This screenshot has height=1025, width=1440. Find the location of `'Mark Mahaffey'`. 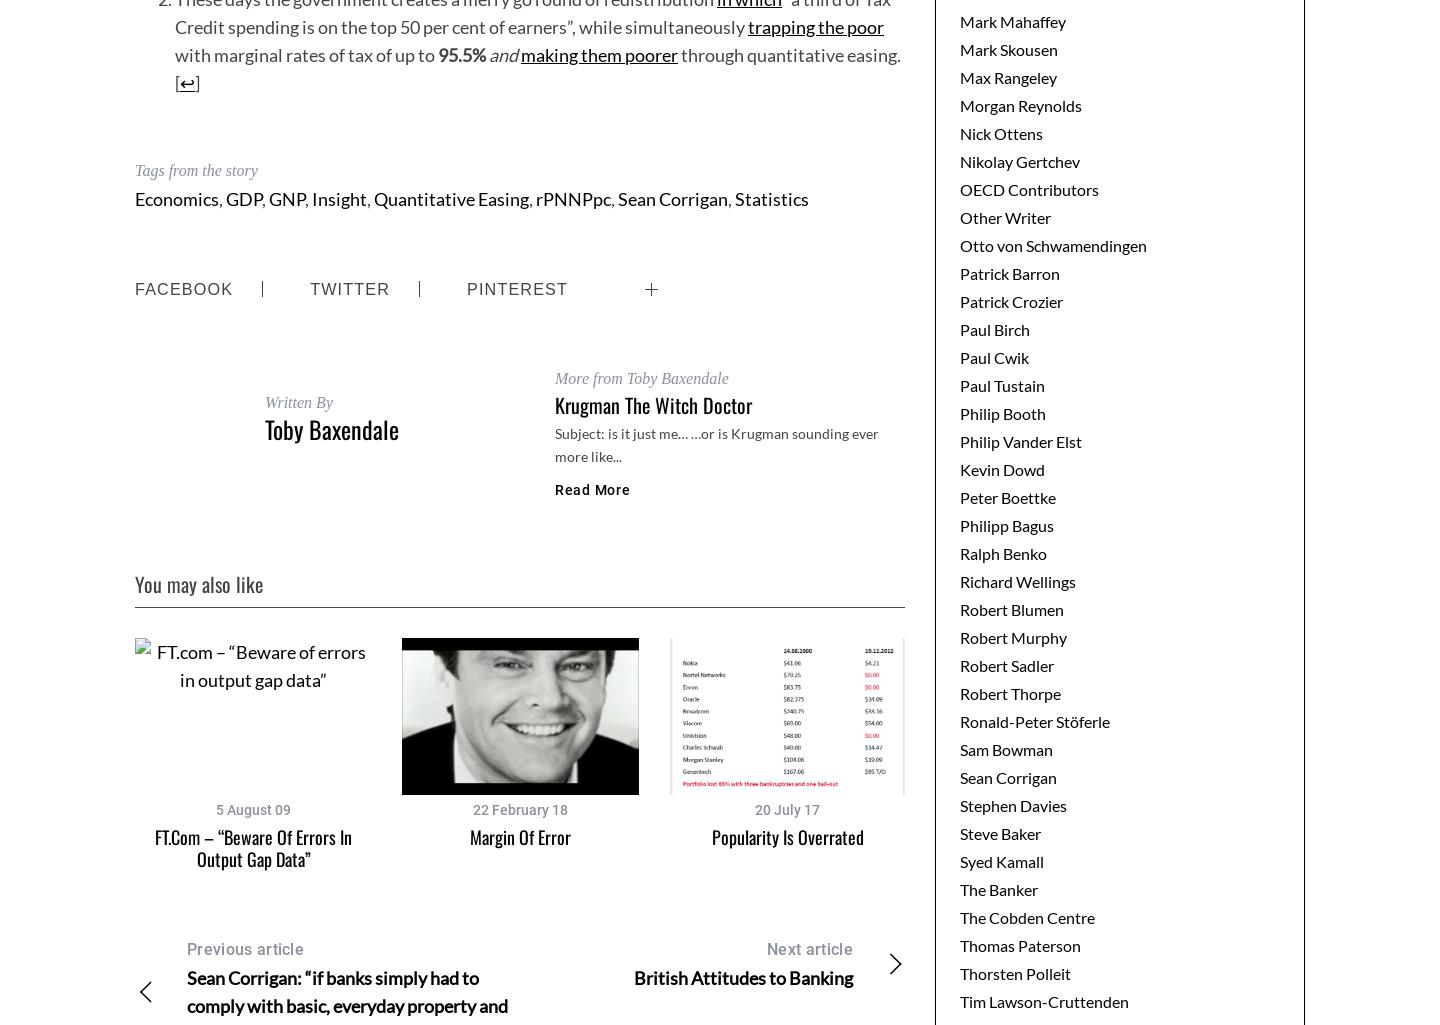

'Mark Mahaffey' is located at coordinates (960, 20).